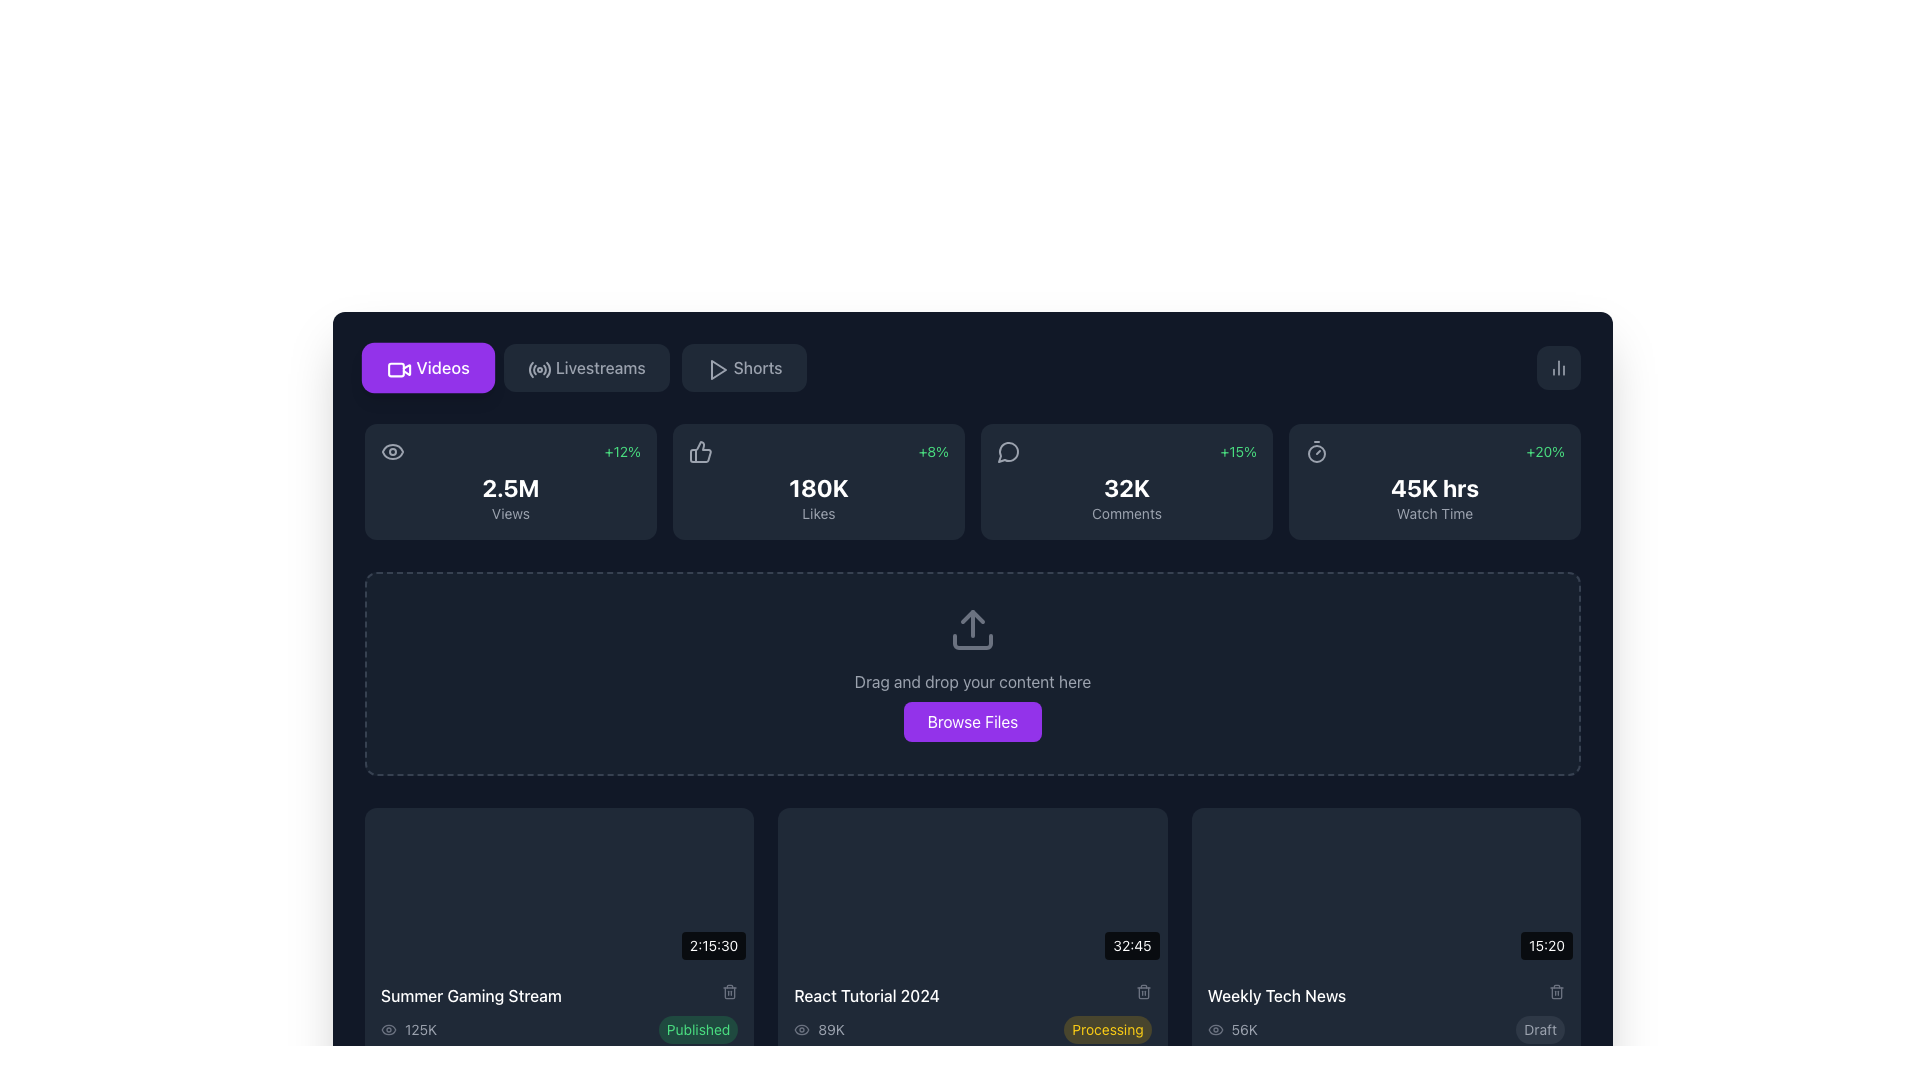  What do you see at coordinates (819, 482) in the screenshot?
I see `the Data display card that shows '180K Likes' with a green '+8%' label in the top-right corner` at bounding box center [819, 482].